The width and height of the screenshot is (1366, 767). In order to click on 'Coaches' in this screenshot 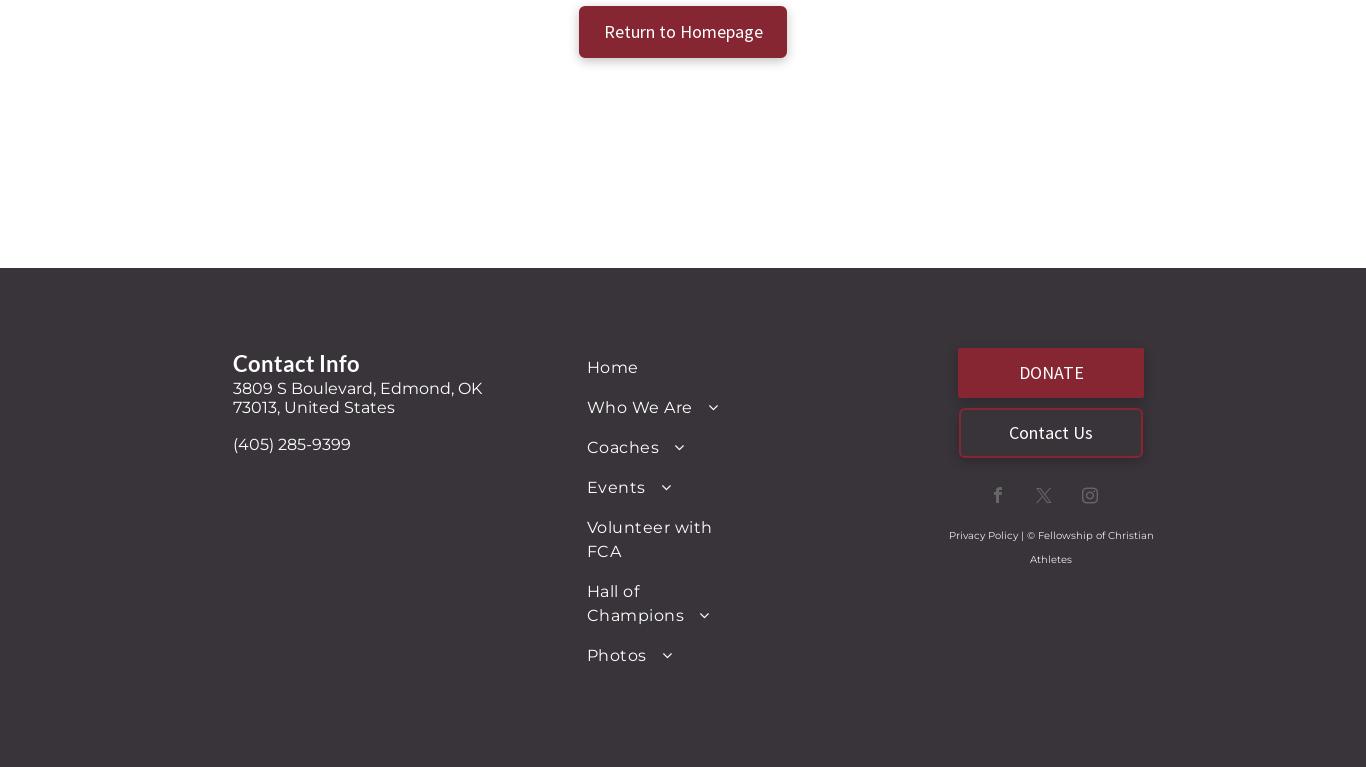, I will do `click(622, 445)`.